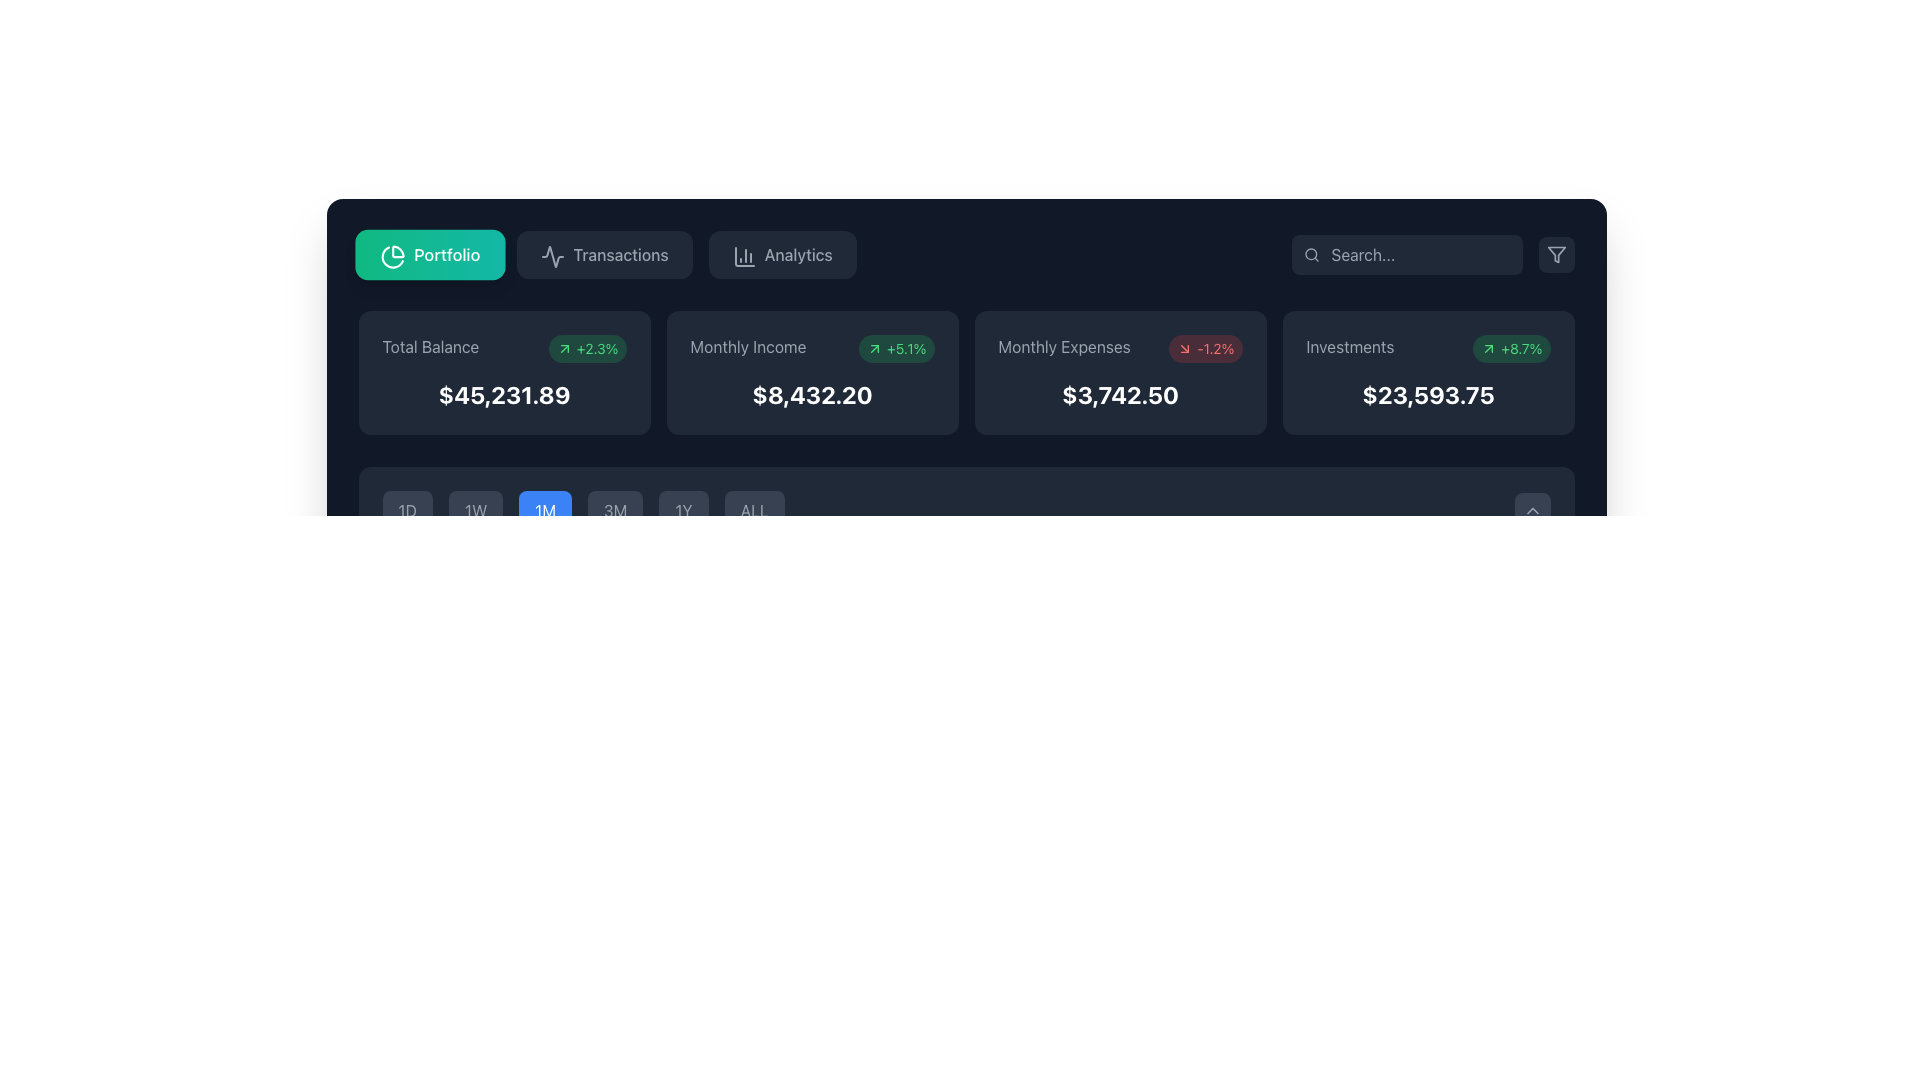  I want to click on the 'Analytics' text label, which serves as the label for the navigation button indicating the analytics feature, located in the top-center navigation bar, so click(797, 253).